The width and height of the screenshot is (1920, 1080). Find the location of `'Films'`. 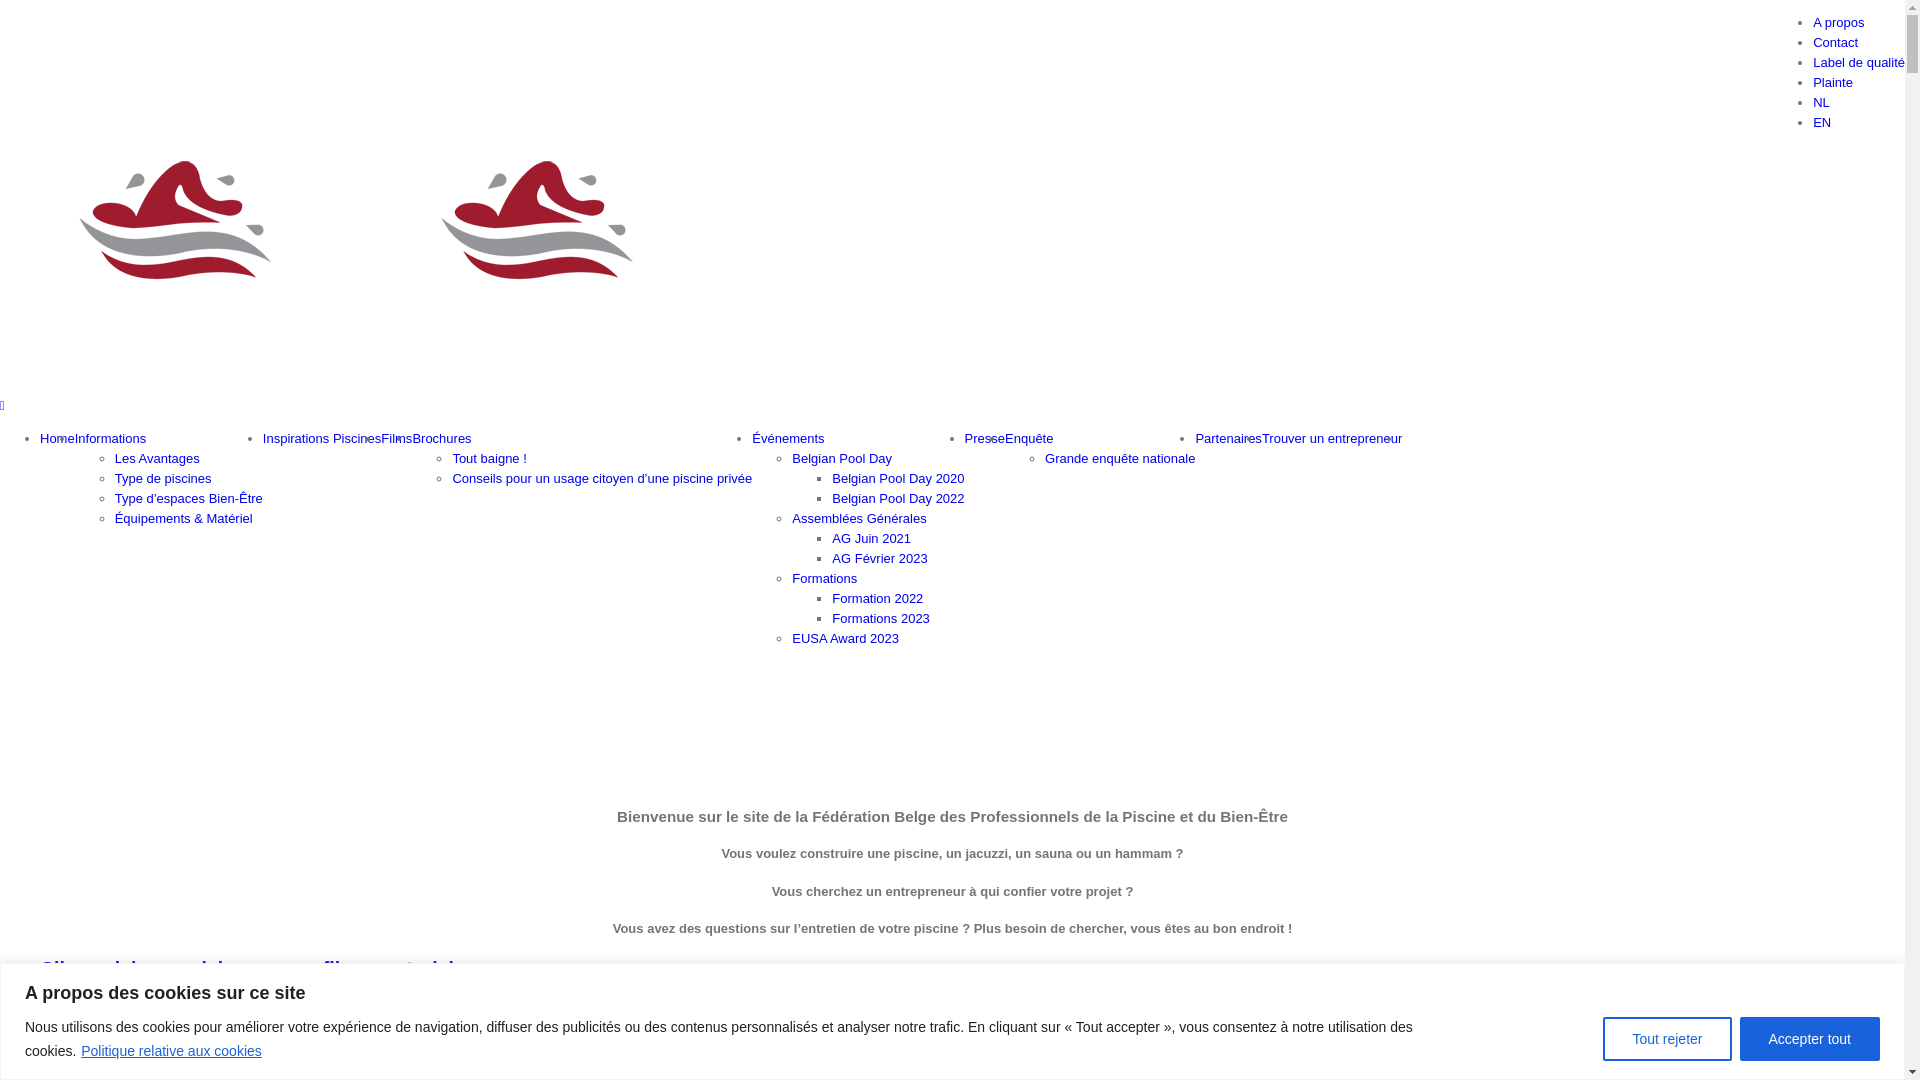

'Films' is located at coordinates (380, 437).